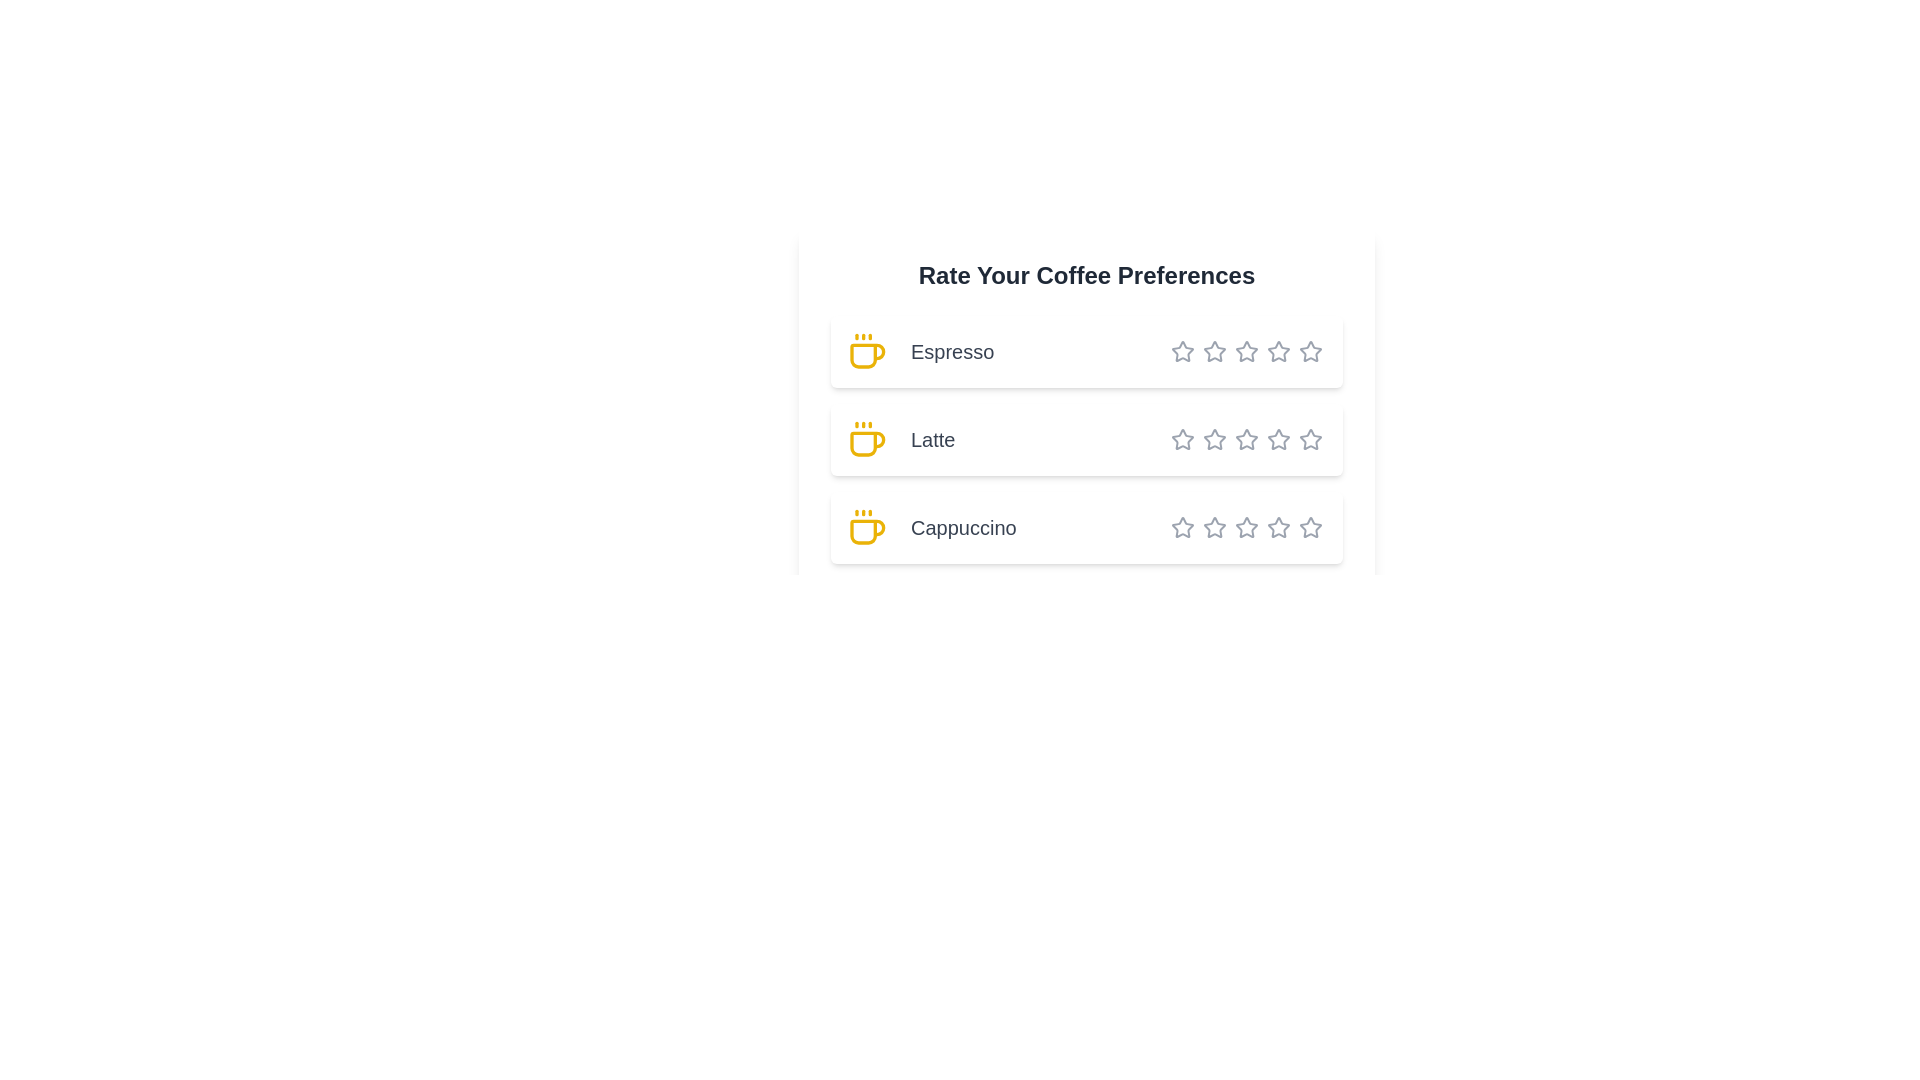 The height and width of the screenshot is (1080, 1920). What do you see at coordinates (1182, 350) in the screenshot?
I see `the star corresponding to 1 stars for the coffee type Espresso` at bounding box center [1182, 350].